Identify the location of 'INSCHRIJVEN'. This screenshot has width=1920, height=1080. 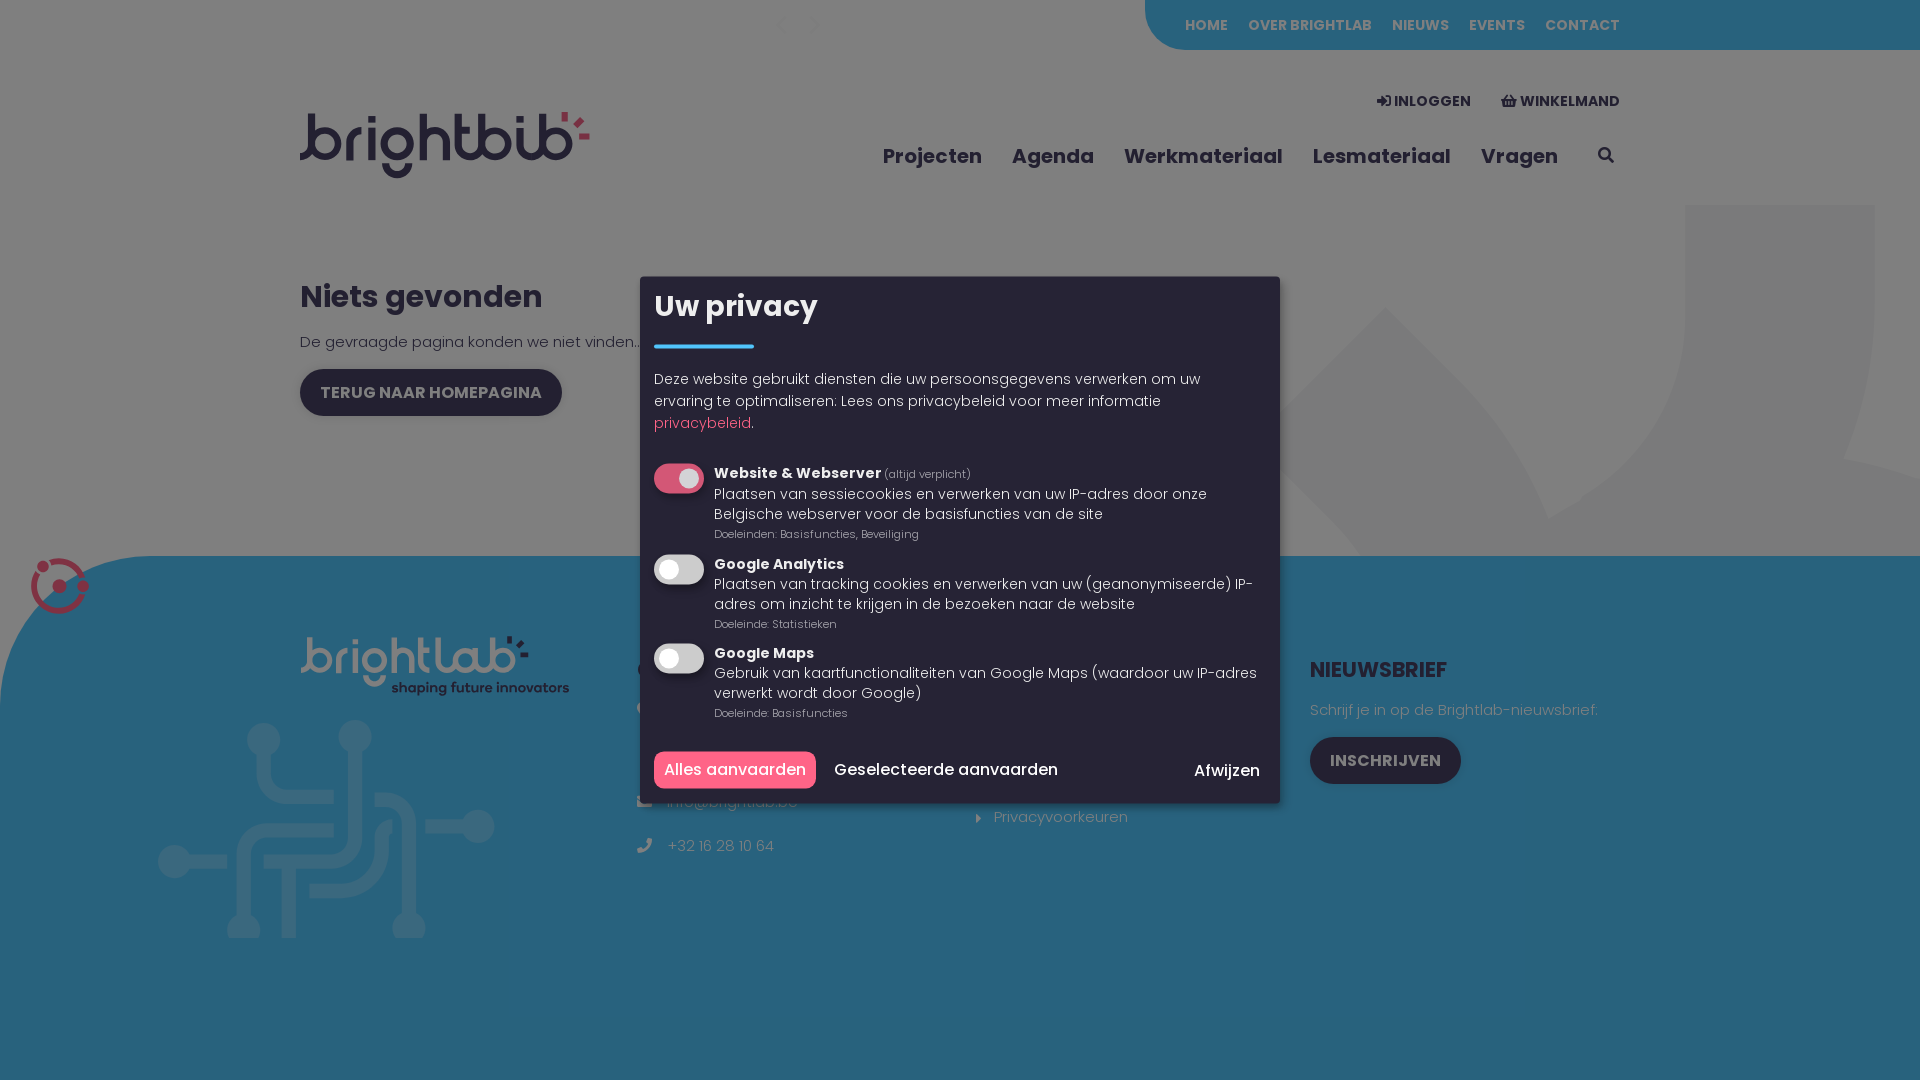
(1384, 760).